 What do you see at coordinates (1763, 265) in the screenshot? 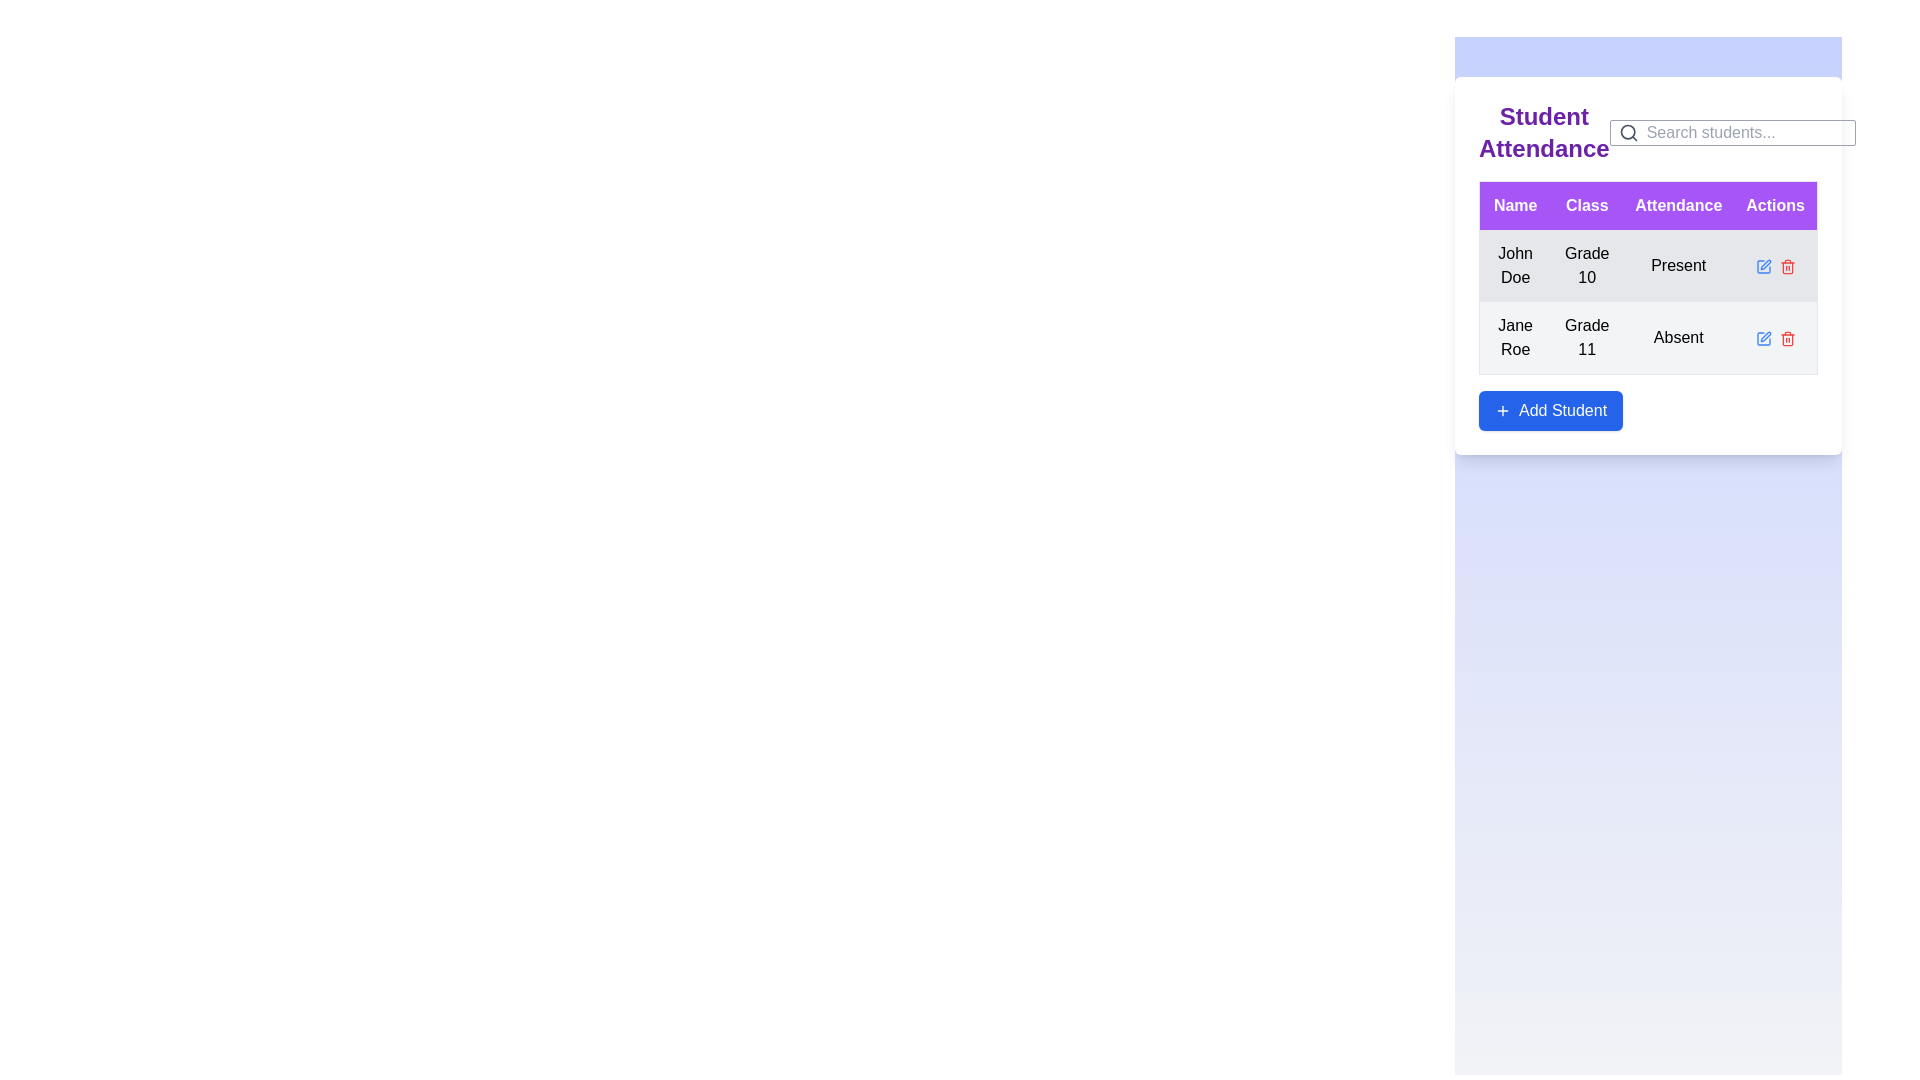
I see `the small blue pencil icon button located in the 'Actions' column of the table for the first row, next to 'John Doe'` at bounding box center [1763, 265].